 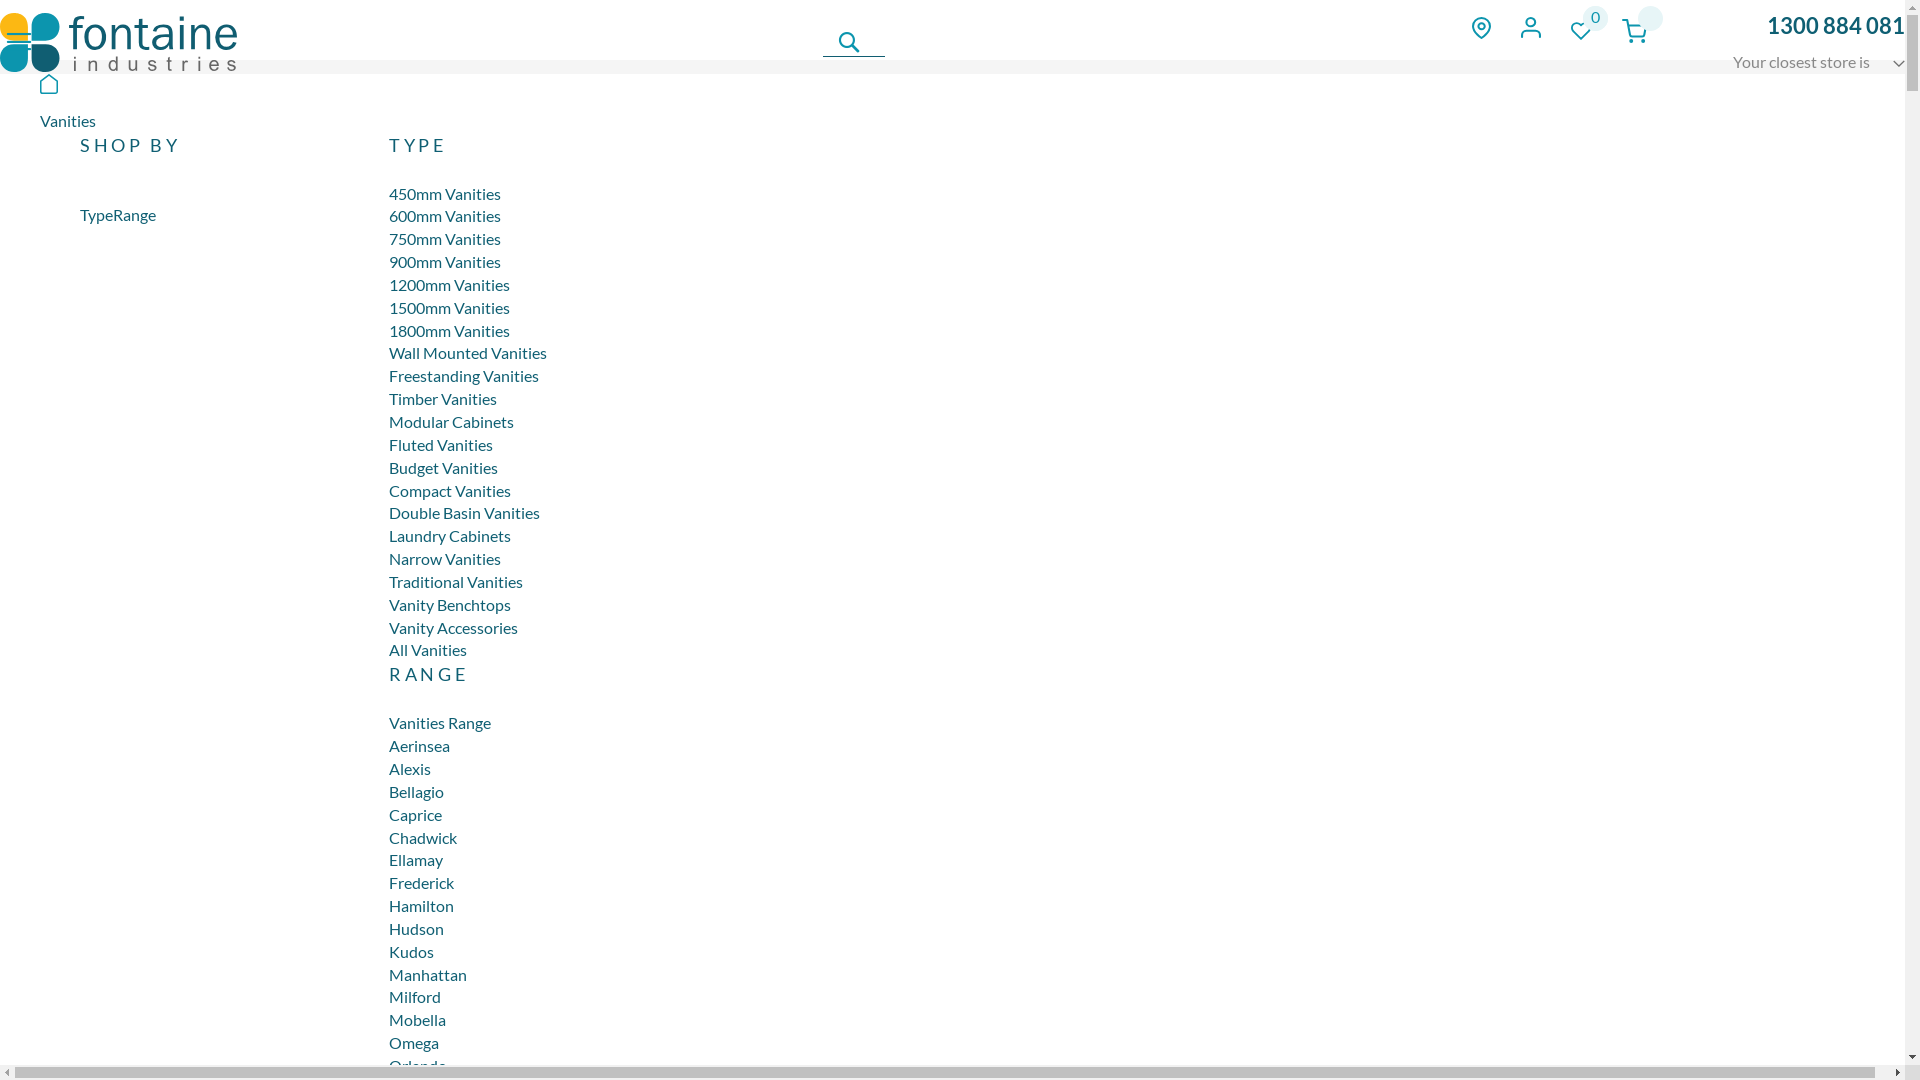 What do you see at coordinates (440, 443) in the screenshot?
I see `'Fluted Vanities'` at bounding box center [440, 443].